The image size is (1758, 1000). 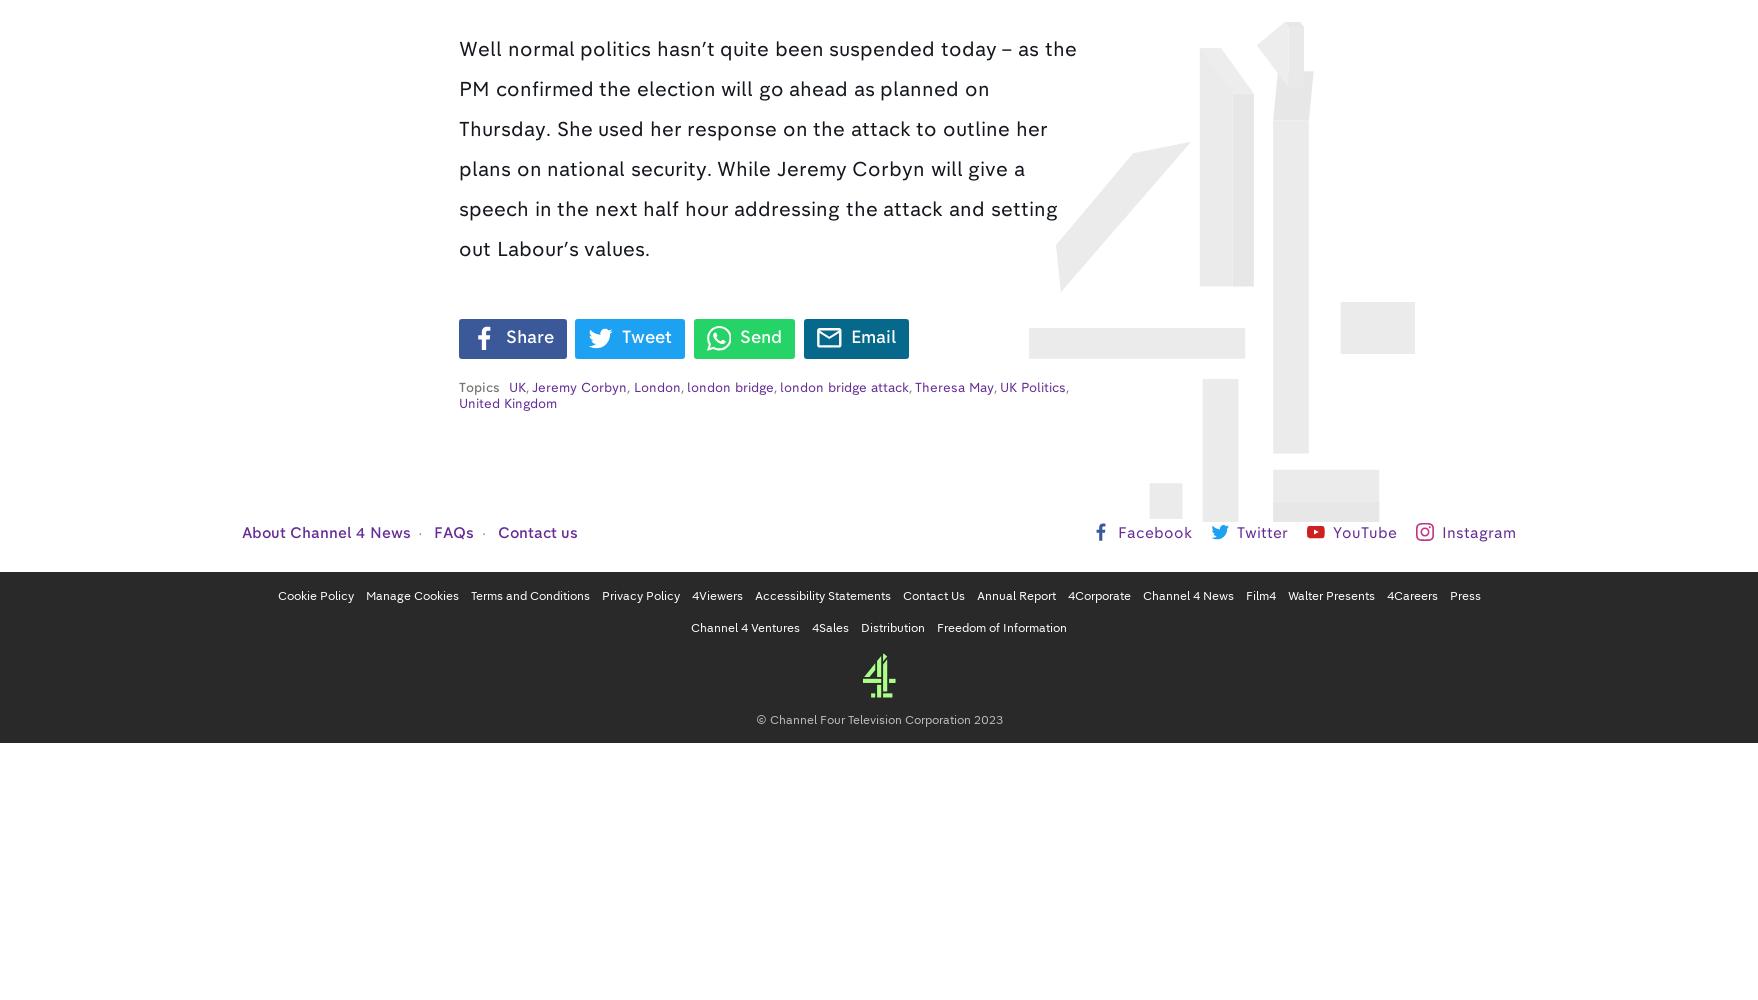 I want to click on 'Distribution', so click(x=893, y=627).